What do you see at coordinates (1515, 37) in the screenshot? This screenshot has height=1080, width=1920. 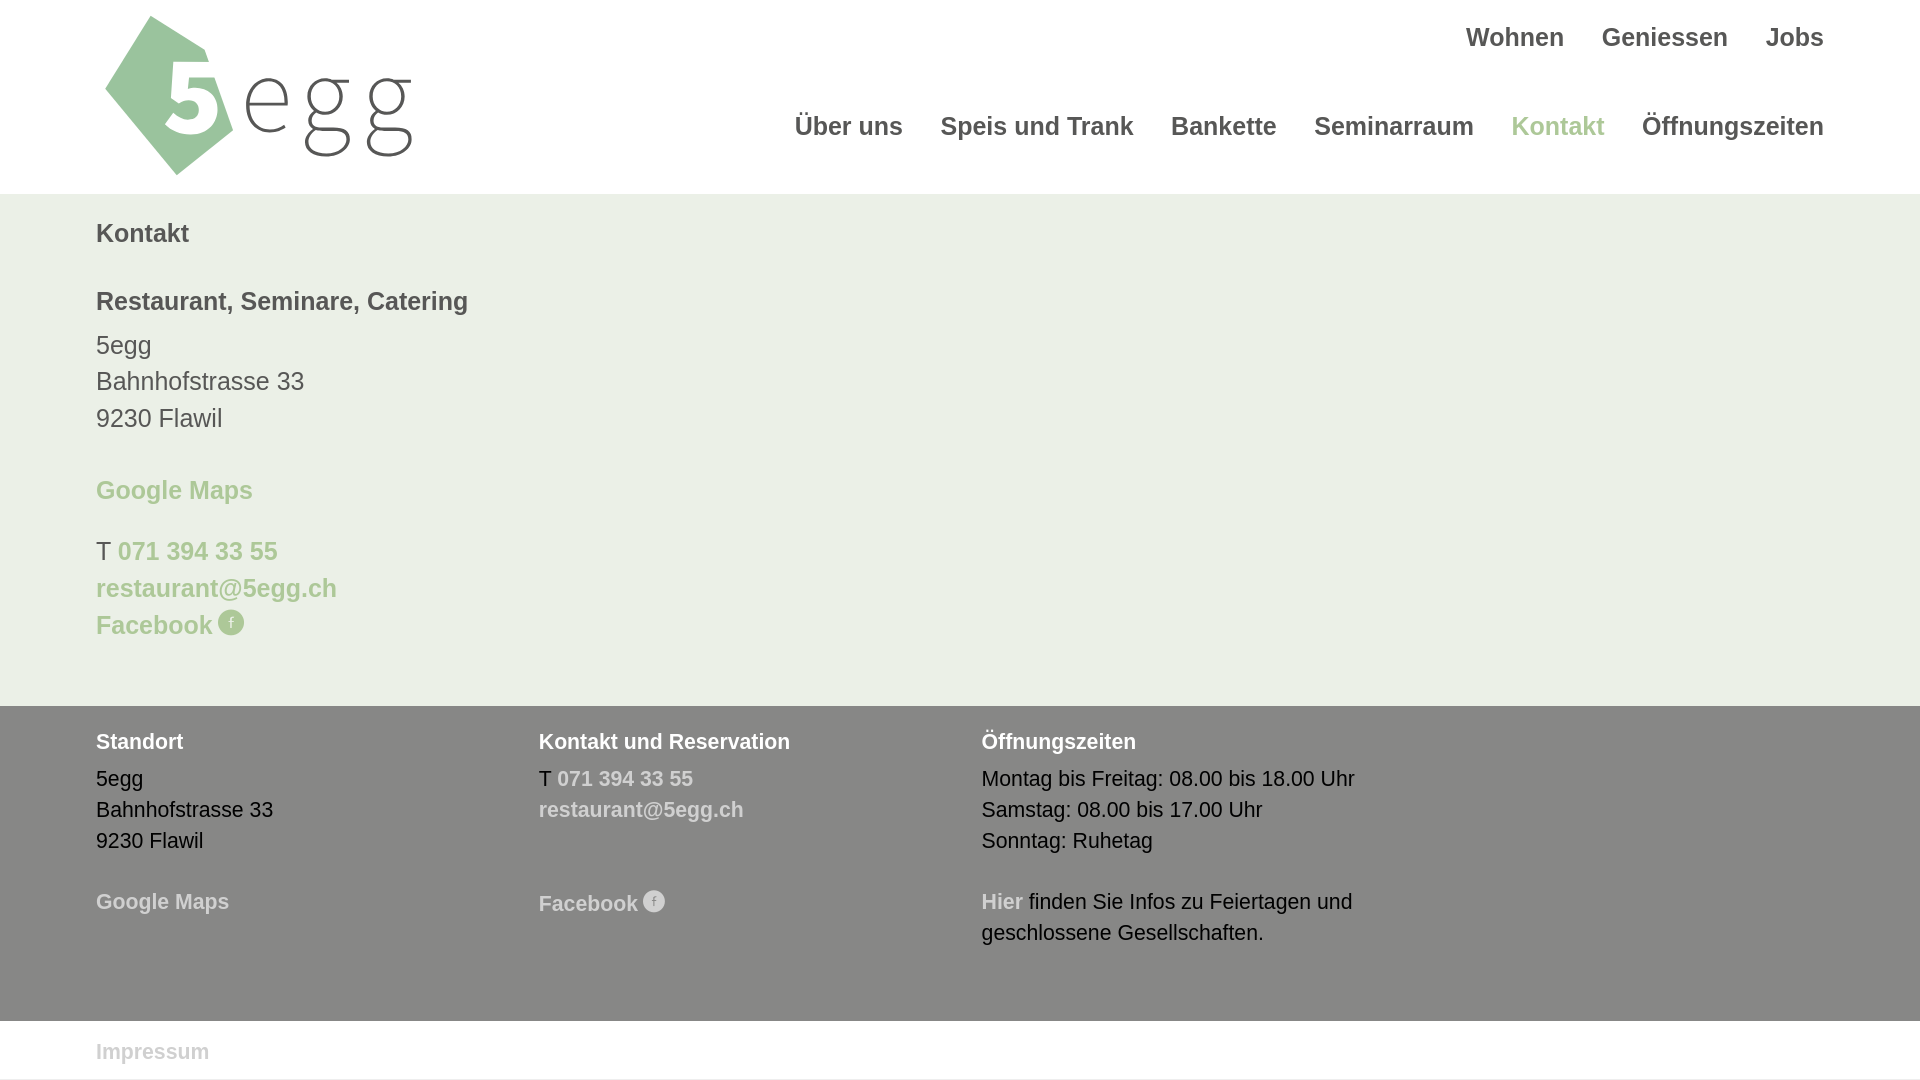 I see `'Wohnen'` at bounding box center [1515, 37].